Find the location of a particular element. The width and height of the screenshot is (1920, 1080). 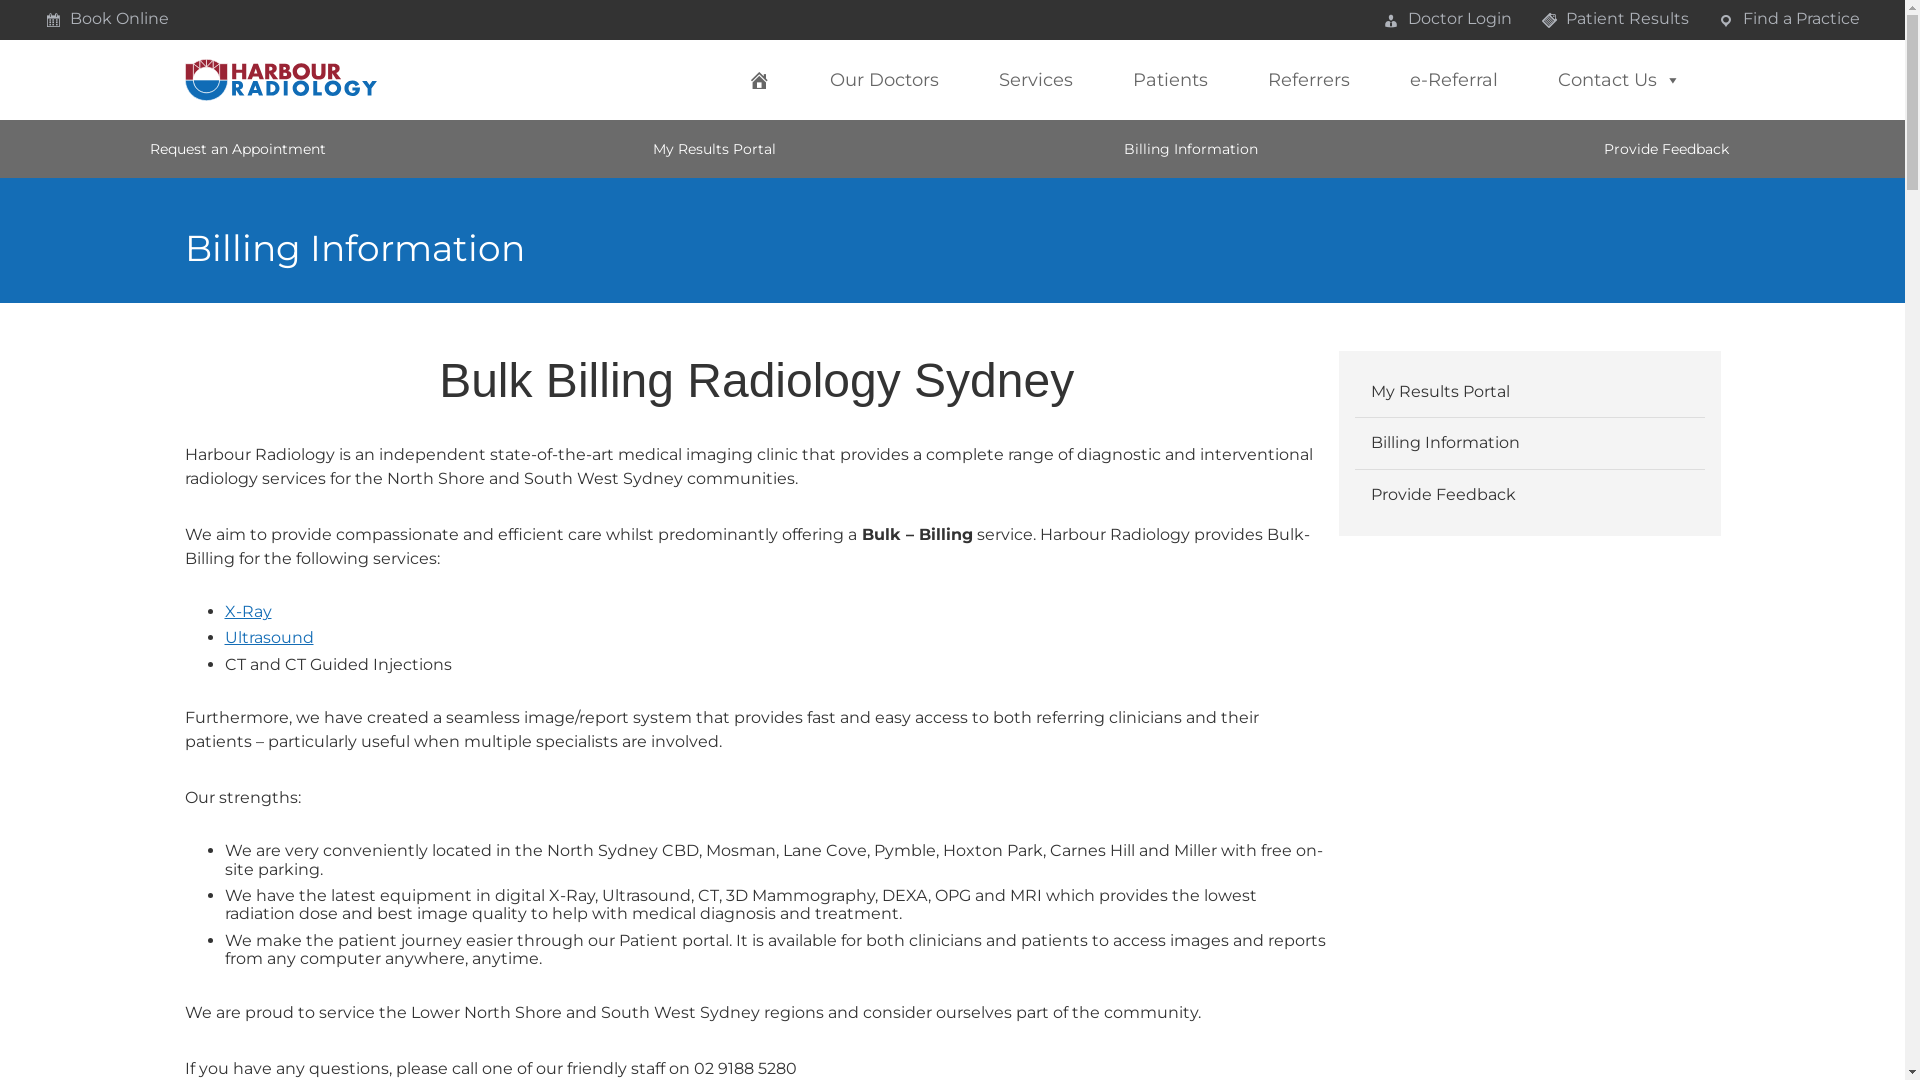

'Find a Practice' is located at coordinates (1789, 19).